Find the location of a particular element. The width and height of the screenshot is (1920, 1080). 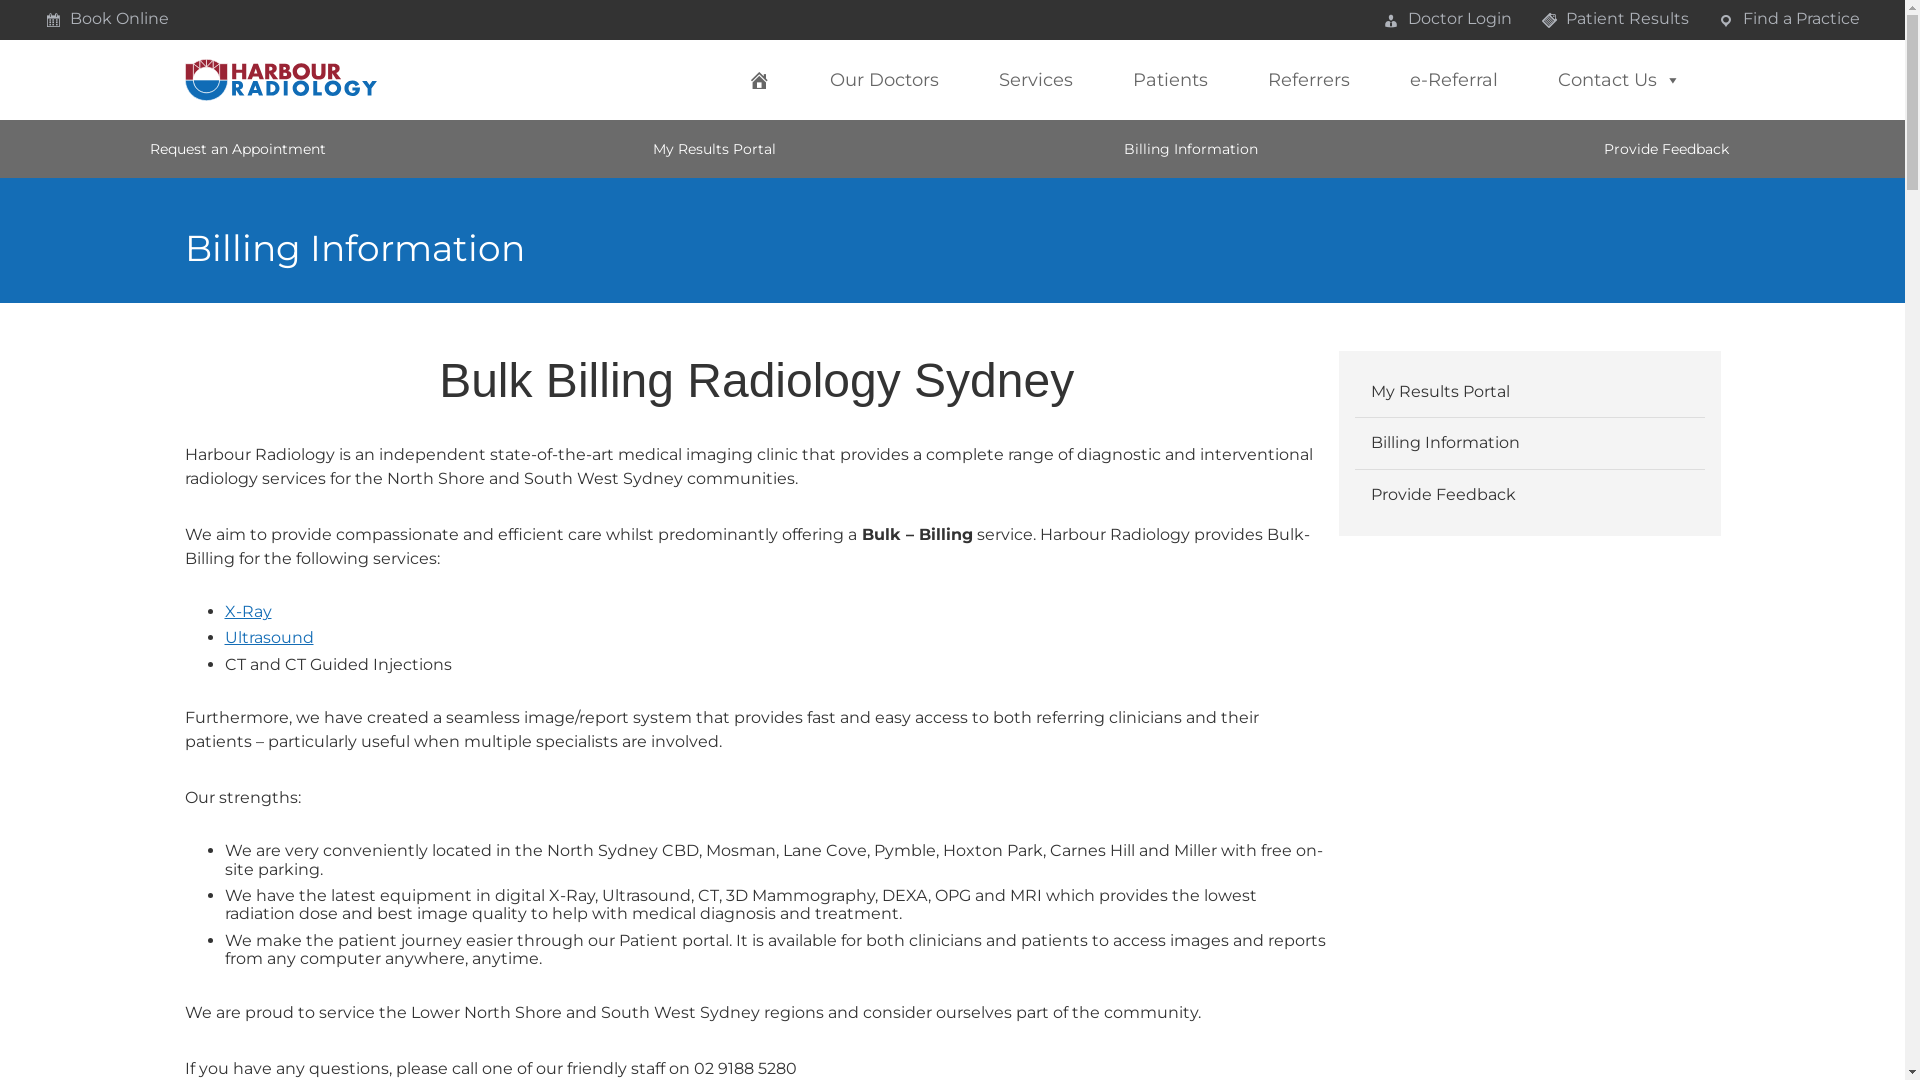

'Find a Practice' is located at coordinates (1789, 19).